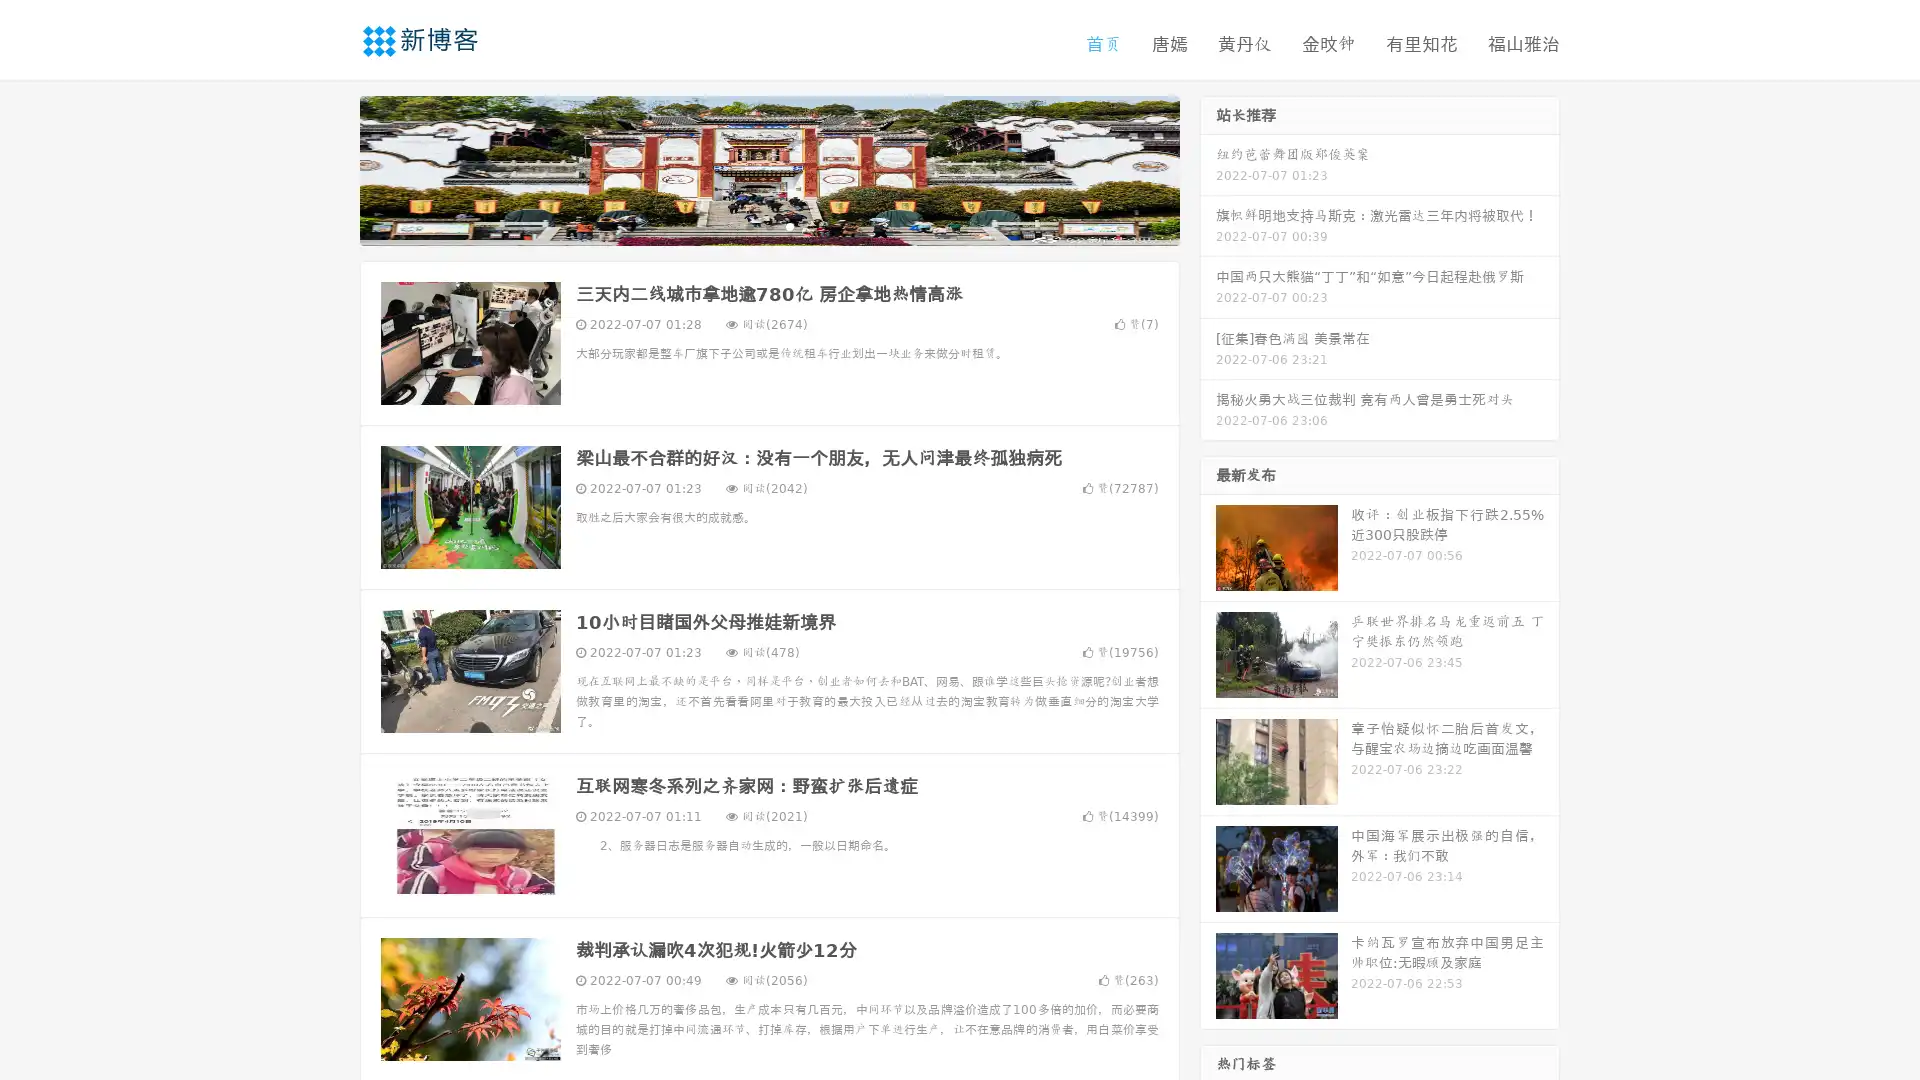 This screenshot has height=1080, width=1920. Describe the element at coordinates (768, 225) in the screenshot. I see `Go to slide 2` at that location.